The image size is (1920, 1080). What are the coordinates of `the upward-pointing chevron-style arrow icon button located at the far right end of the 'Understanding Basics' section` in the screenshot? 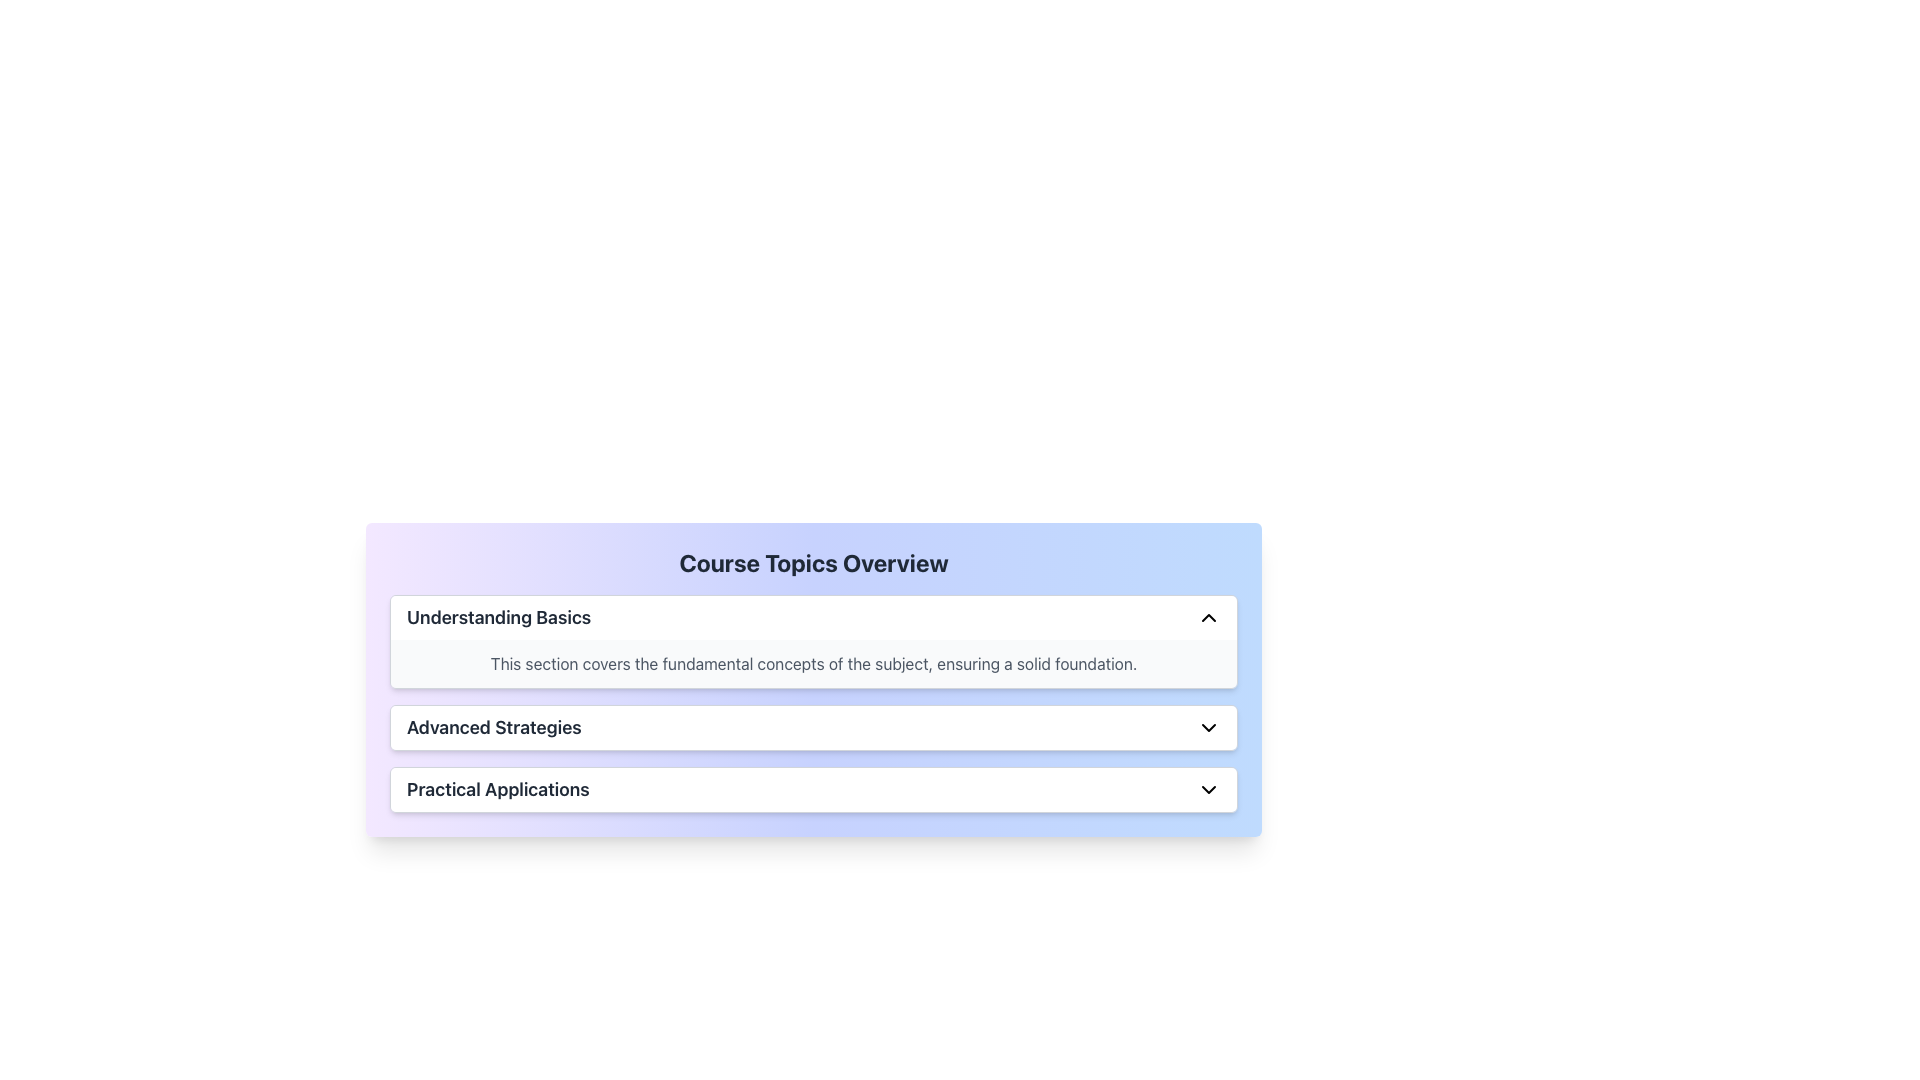 It's located at (1208, 616).